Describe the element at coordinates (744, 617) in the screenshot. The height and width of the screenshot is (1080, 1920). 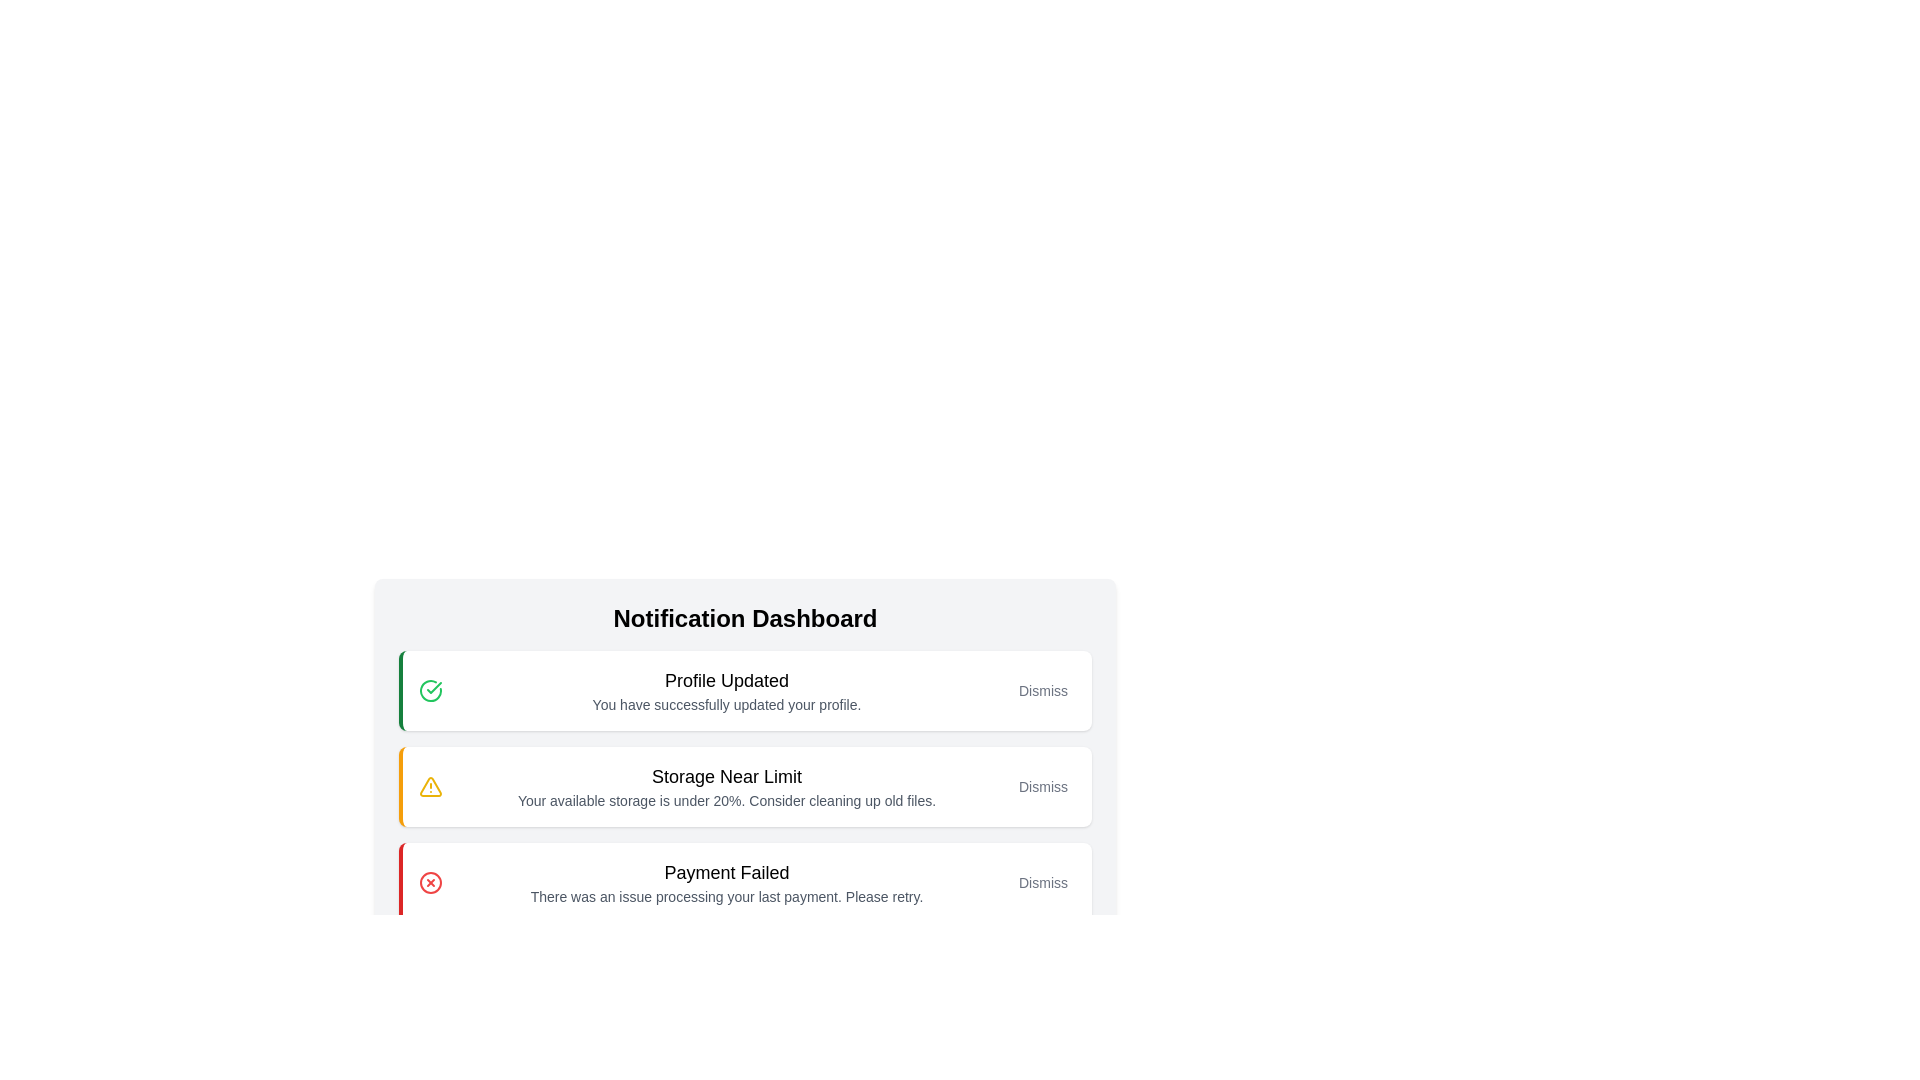
I see `the title Text Label at the top of the notification panel, which serves as the primary heading for the section` at that location.